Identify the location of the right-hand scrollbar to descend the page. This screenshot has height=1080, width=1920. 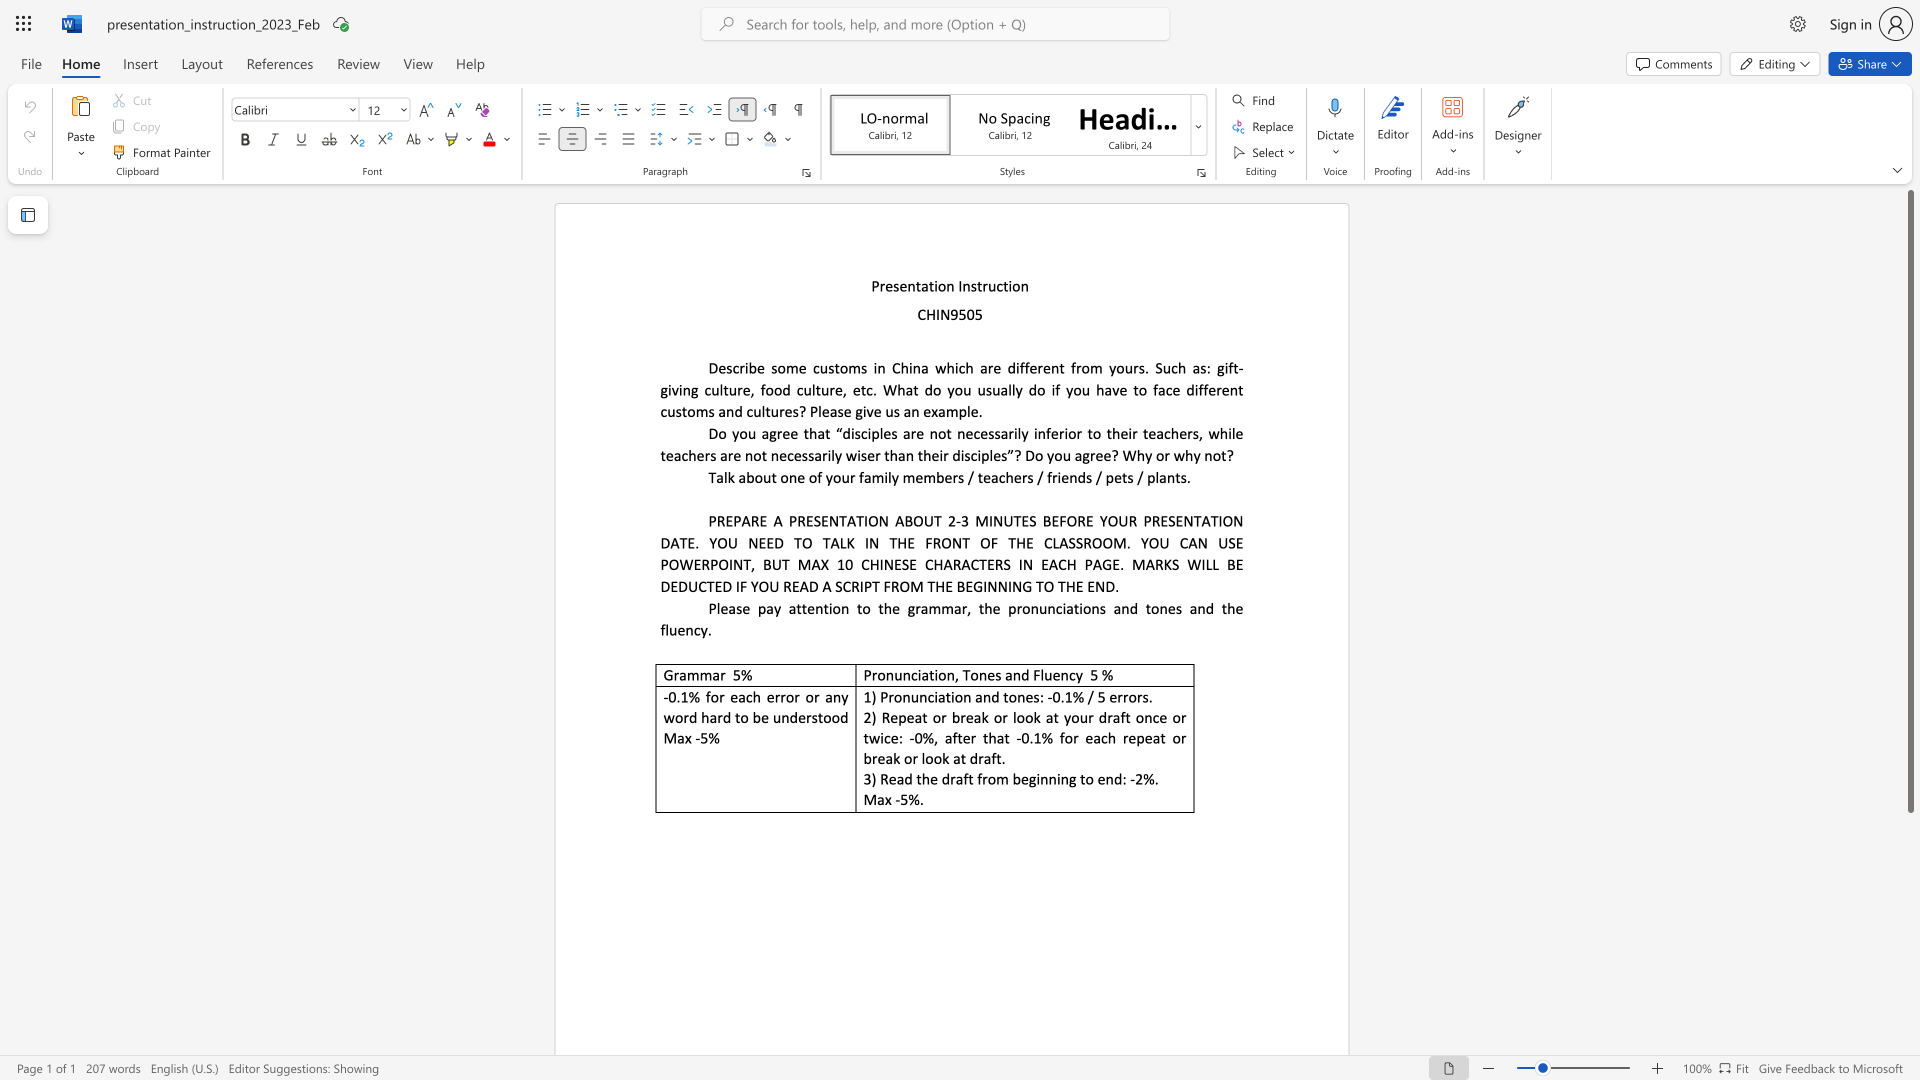
(1909, 920).